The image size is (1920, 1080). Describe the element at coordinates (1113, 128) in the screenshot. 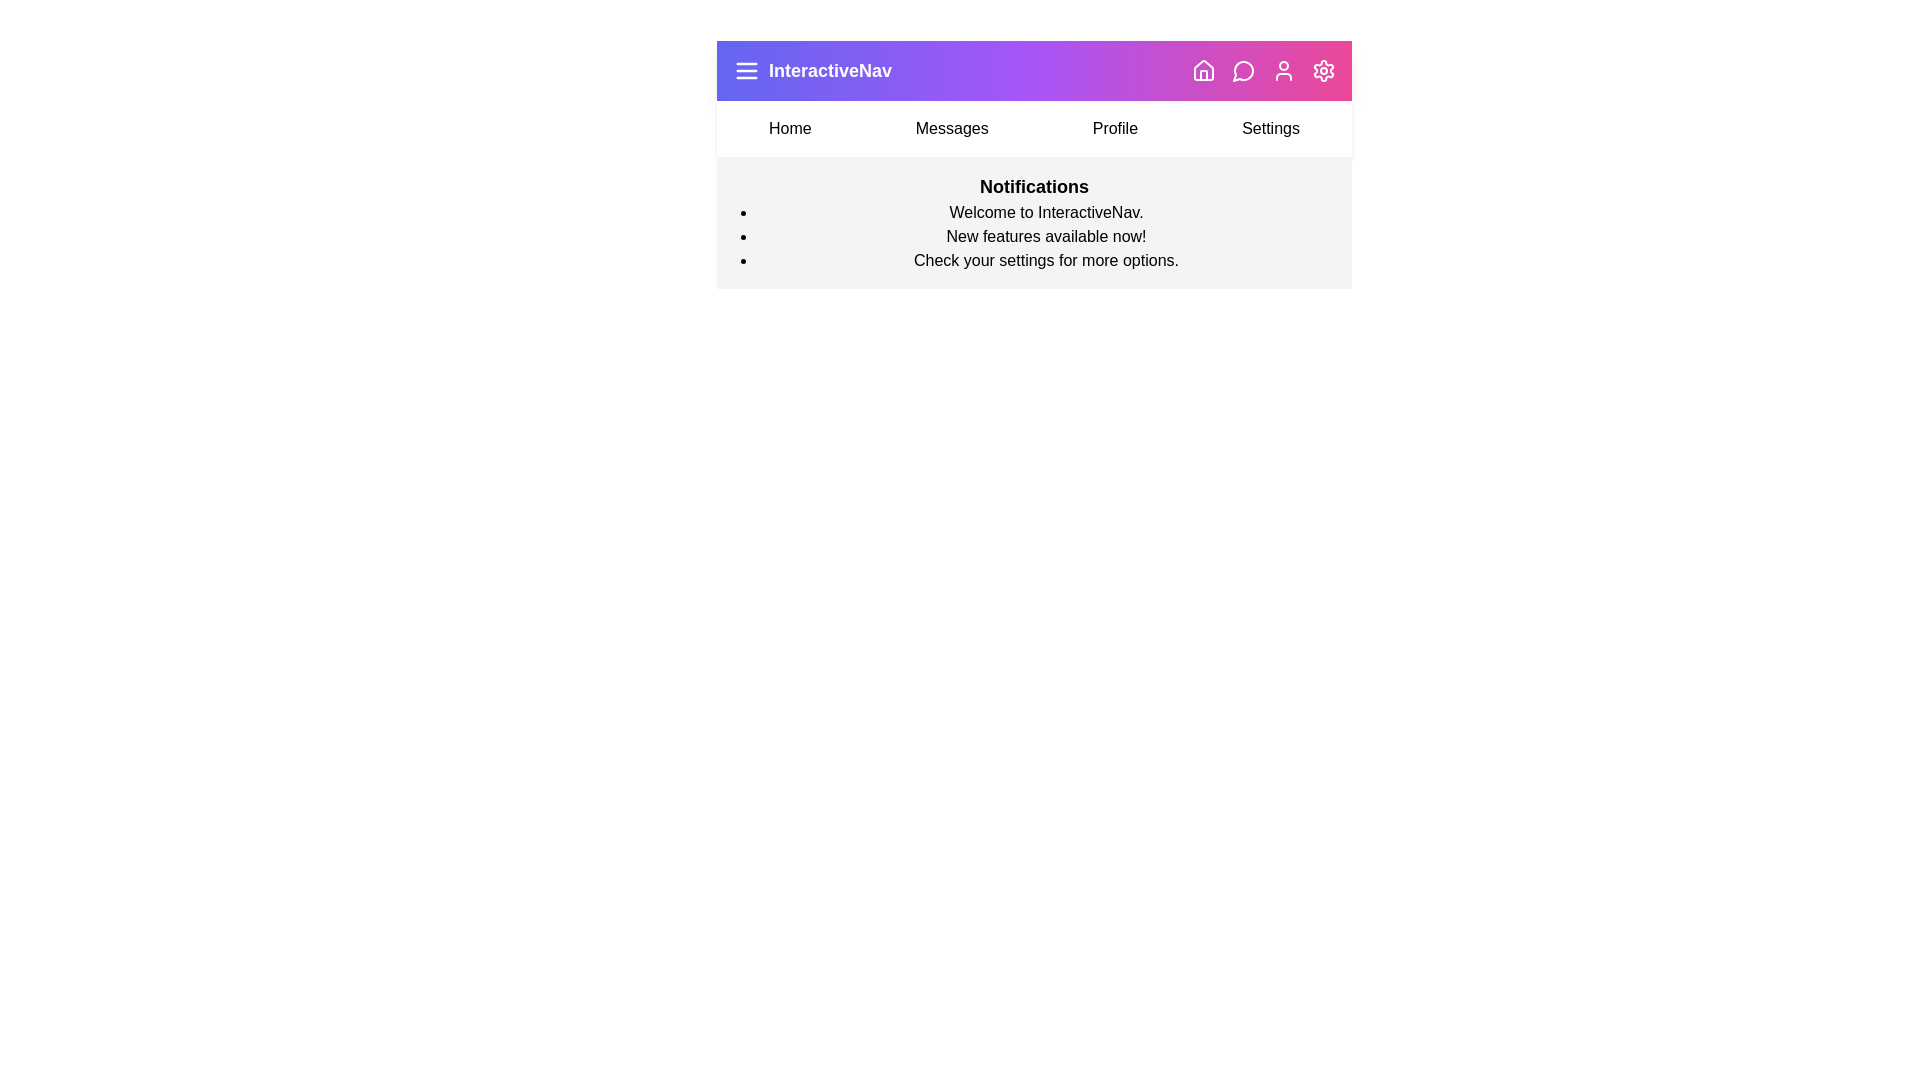

I see `the menu item Profile to navigate to the respective section` at that location.